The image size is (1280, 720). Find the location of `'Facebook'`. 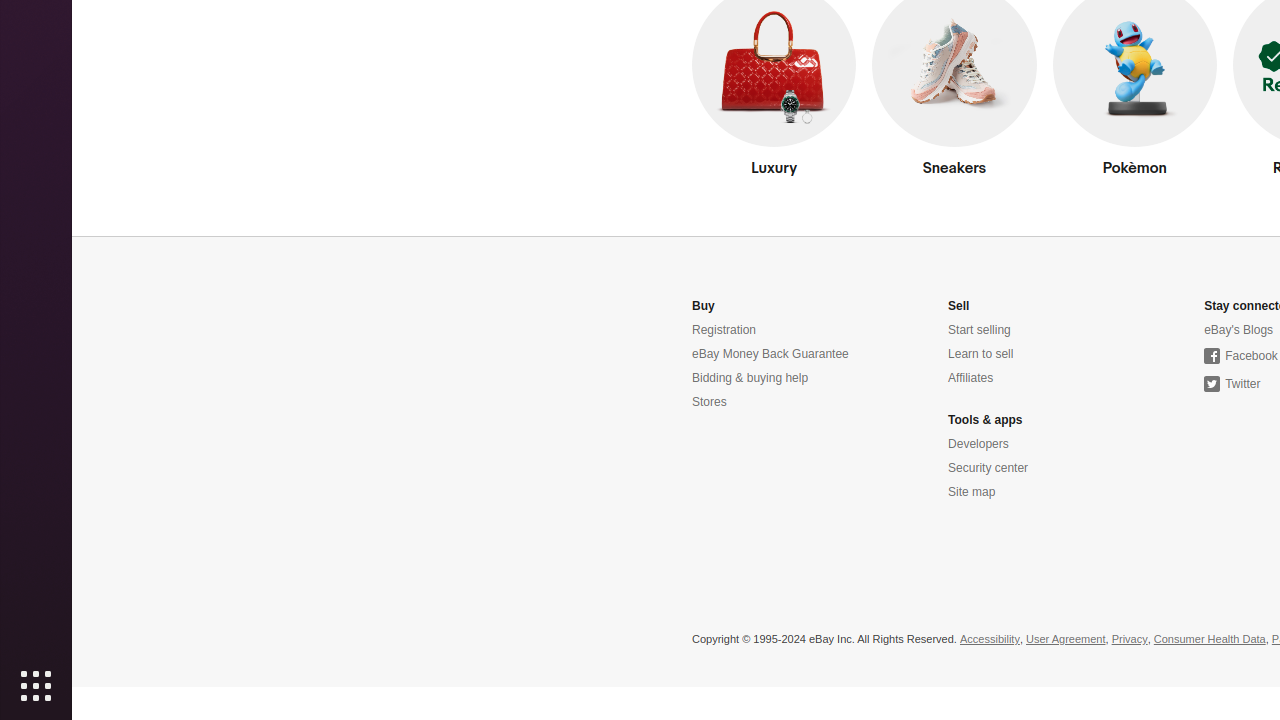

'Facebook' is located at coordinates (1239, 355).